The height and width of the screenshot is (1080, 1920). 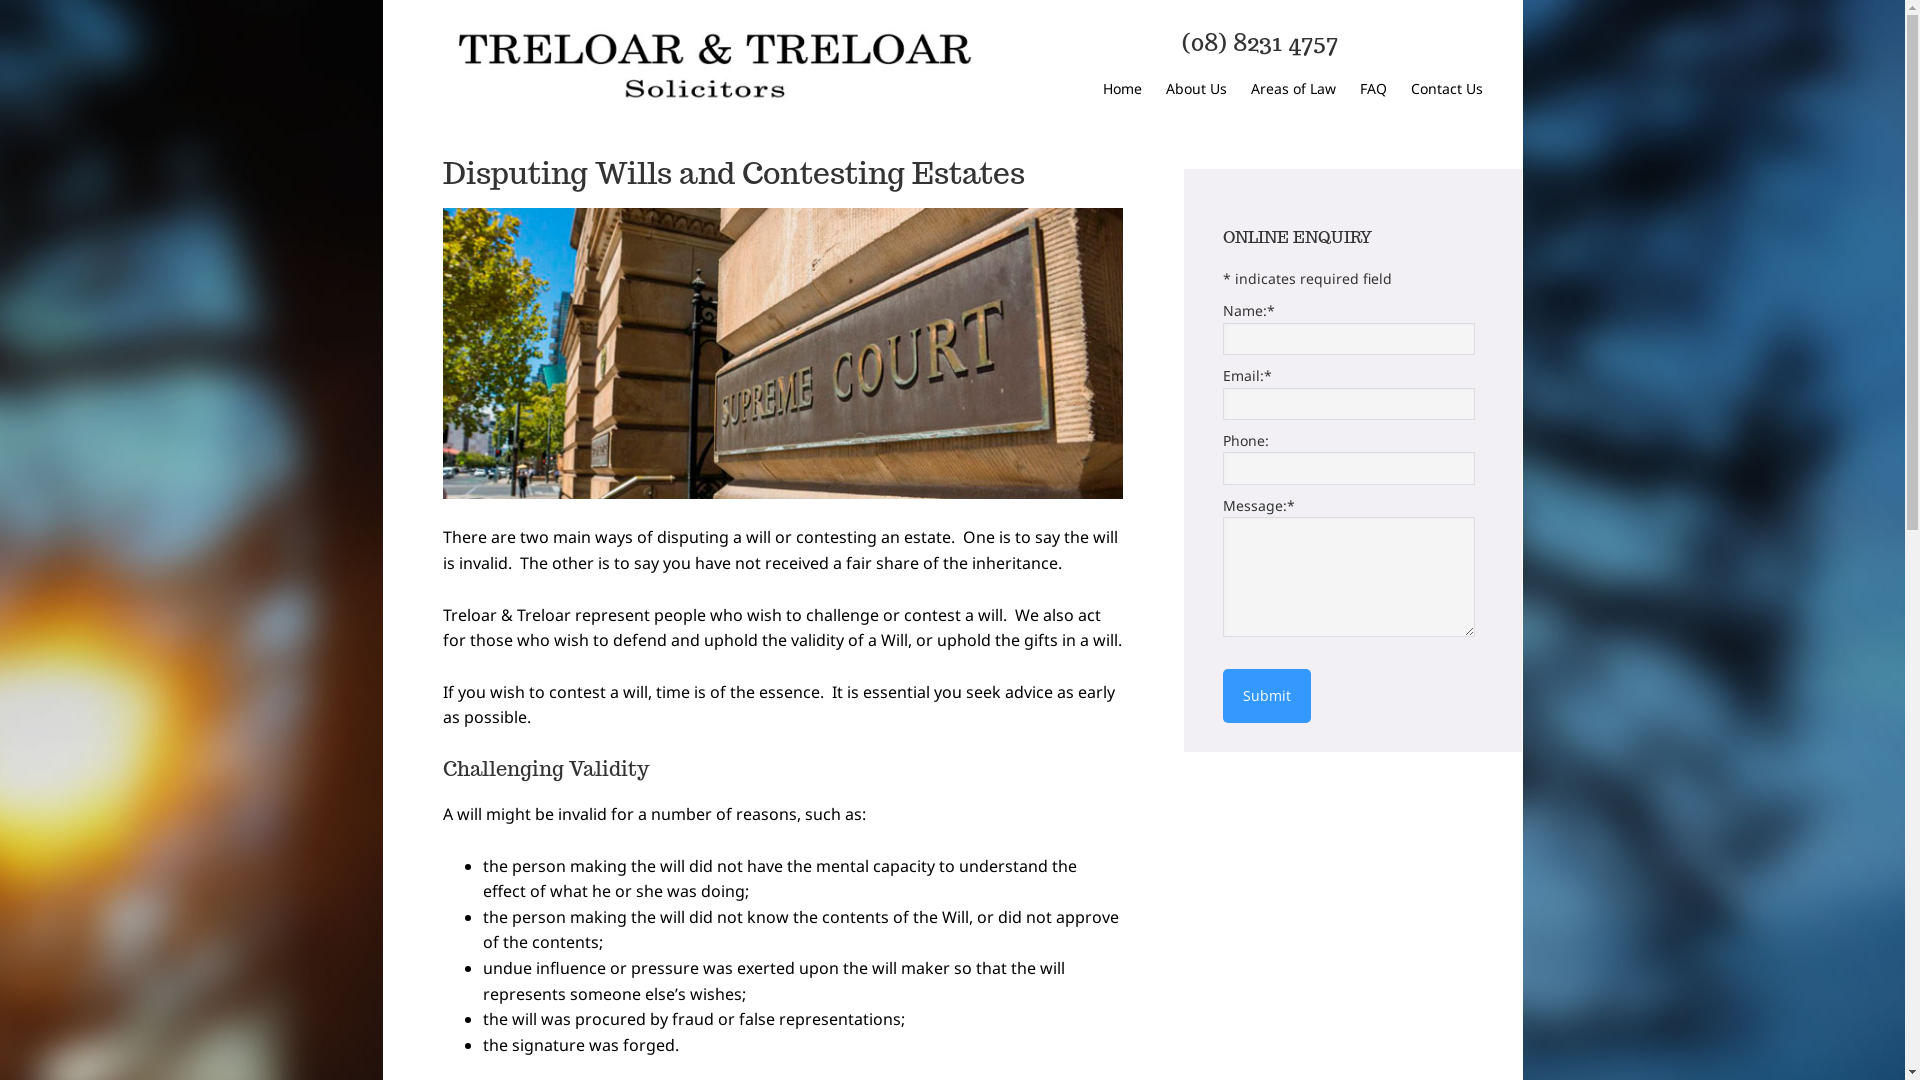 What do you see at coordinates (711, 65) in the screenshot?
I see `'Treloar & Treloar'` at bounding box center [711, 65].